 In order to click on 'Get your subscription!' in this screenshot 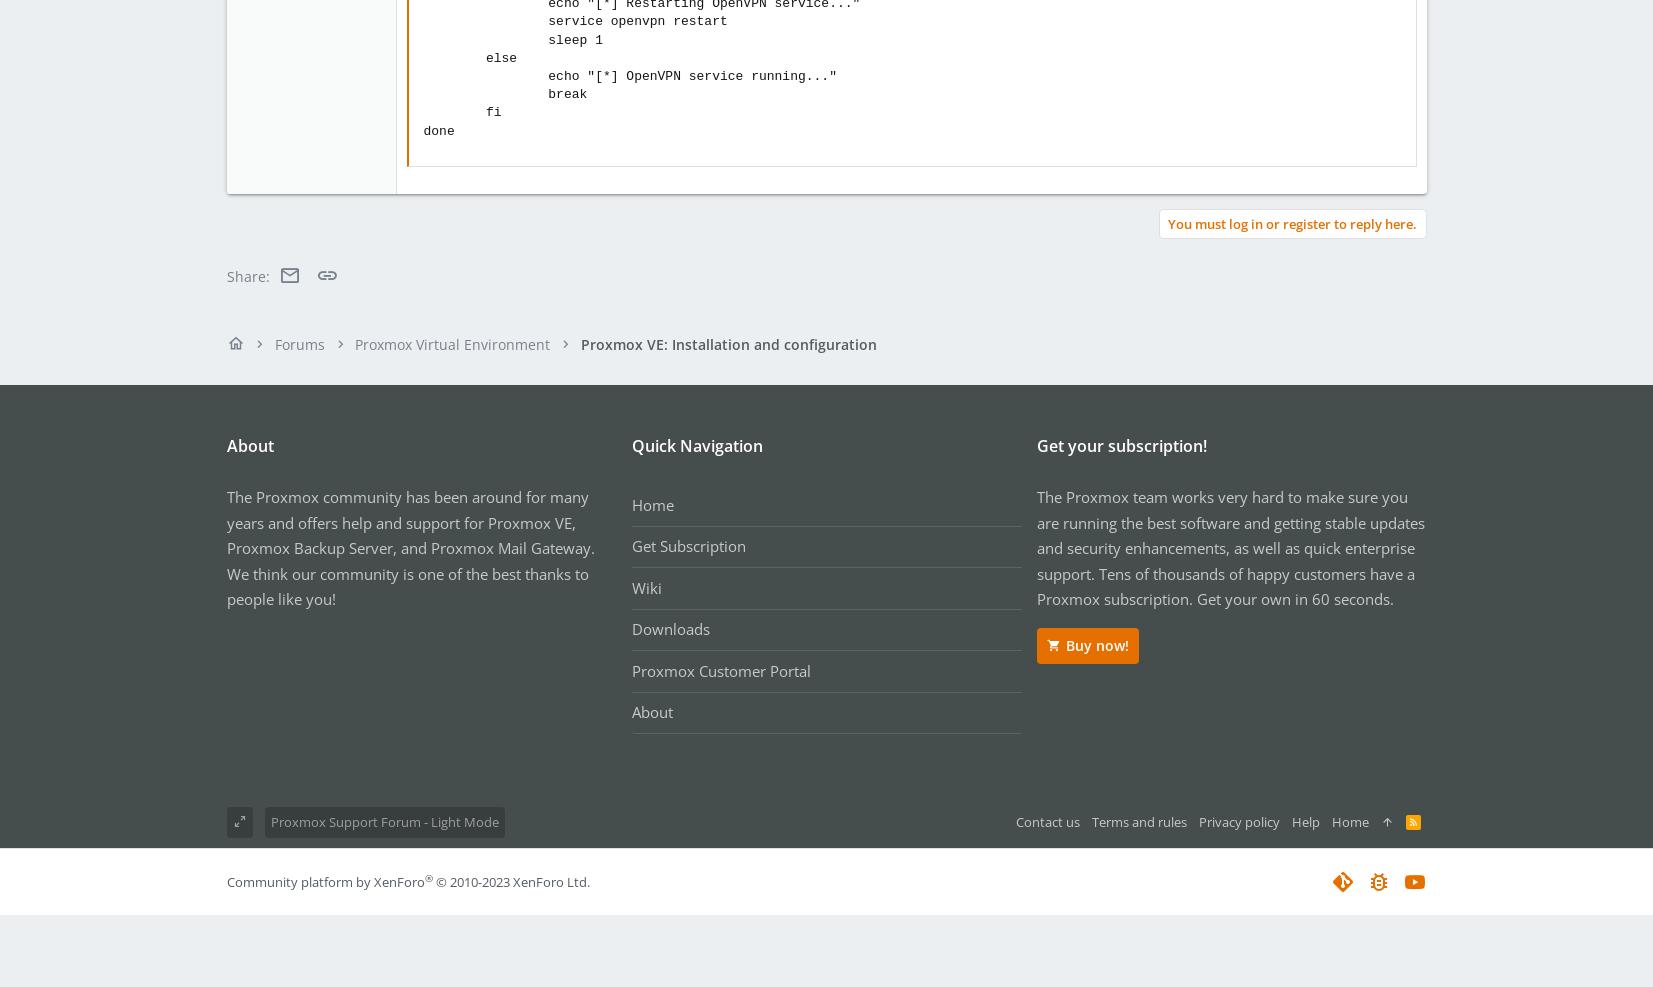, I will do `click(1121, 445)`.